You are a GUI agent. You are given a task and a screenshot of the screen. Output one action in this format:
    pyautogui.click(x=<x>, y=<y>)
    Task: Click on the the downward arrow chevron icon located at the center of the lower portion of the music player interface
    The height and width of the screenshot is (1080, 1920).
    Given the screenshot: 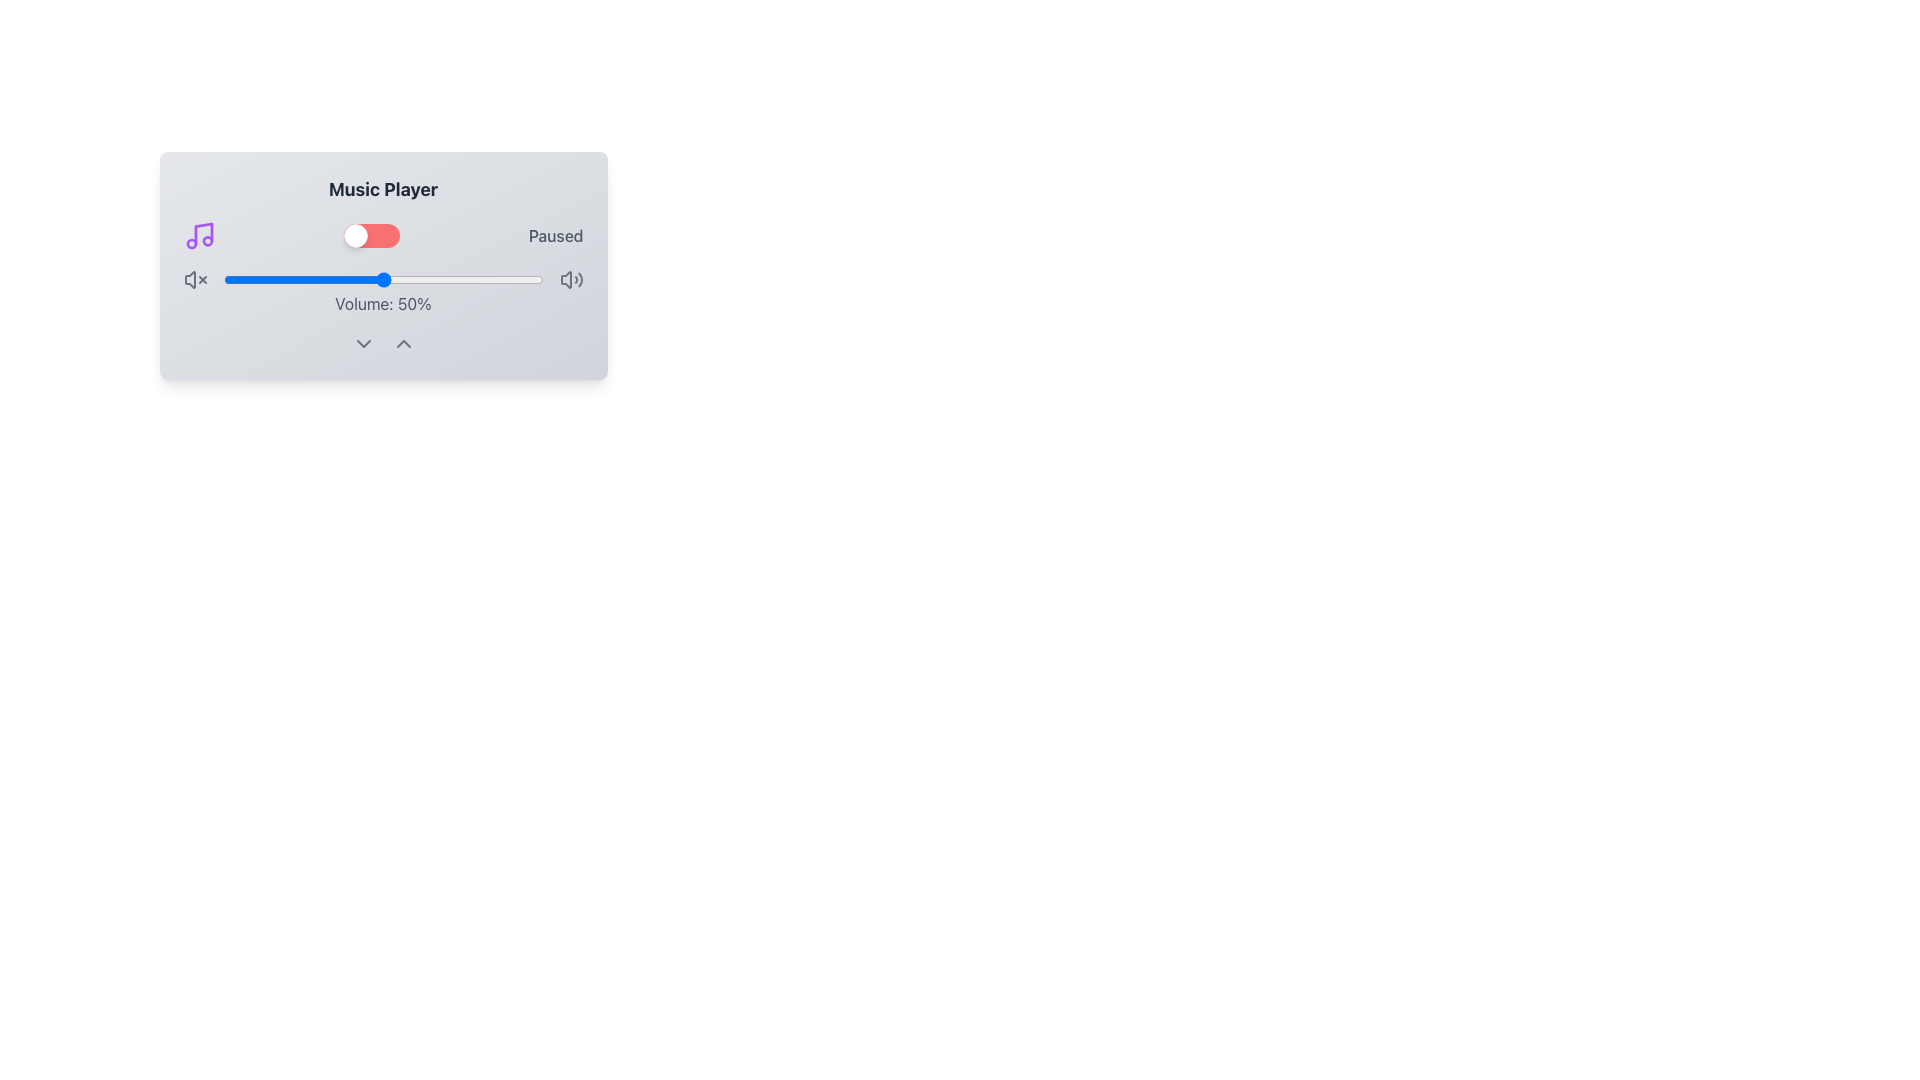 What is the action you would take?
    pyautogui.click(x=363, y=342)
    